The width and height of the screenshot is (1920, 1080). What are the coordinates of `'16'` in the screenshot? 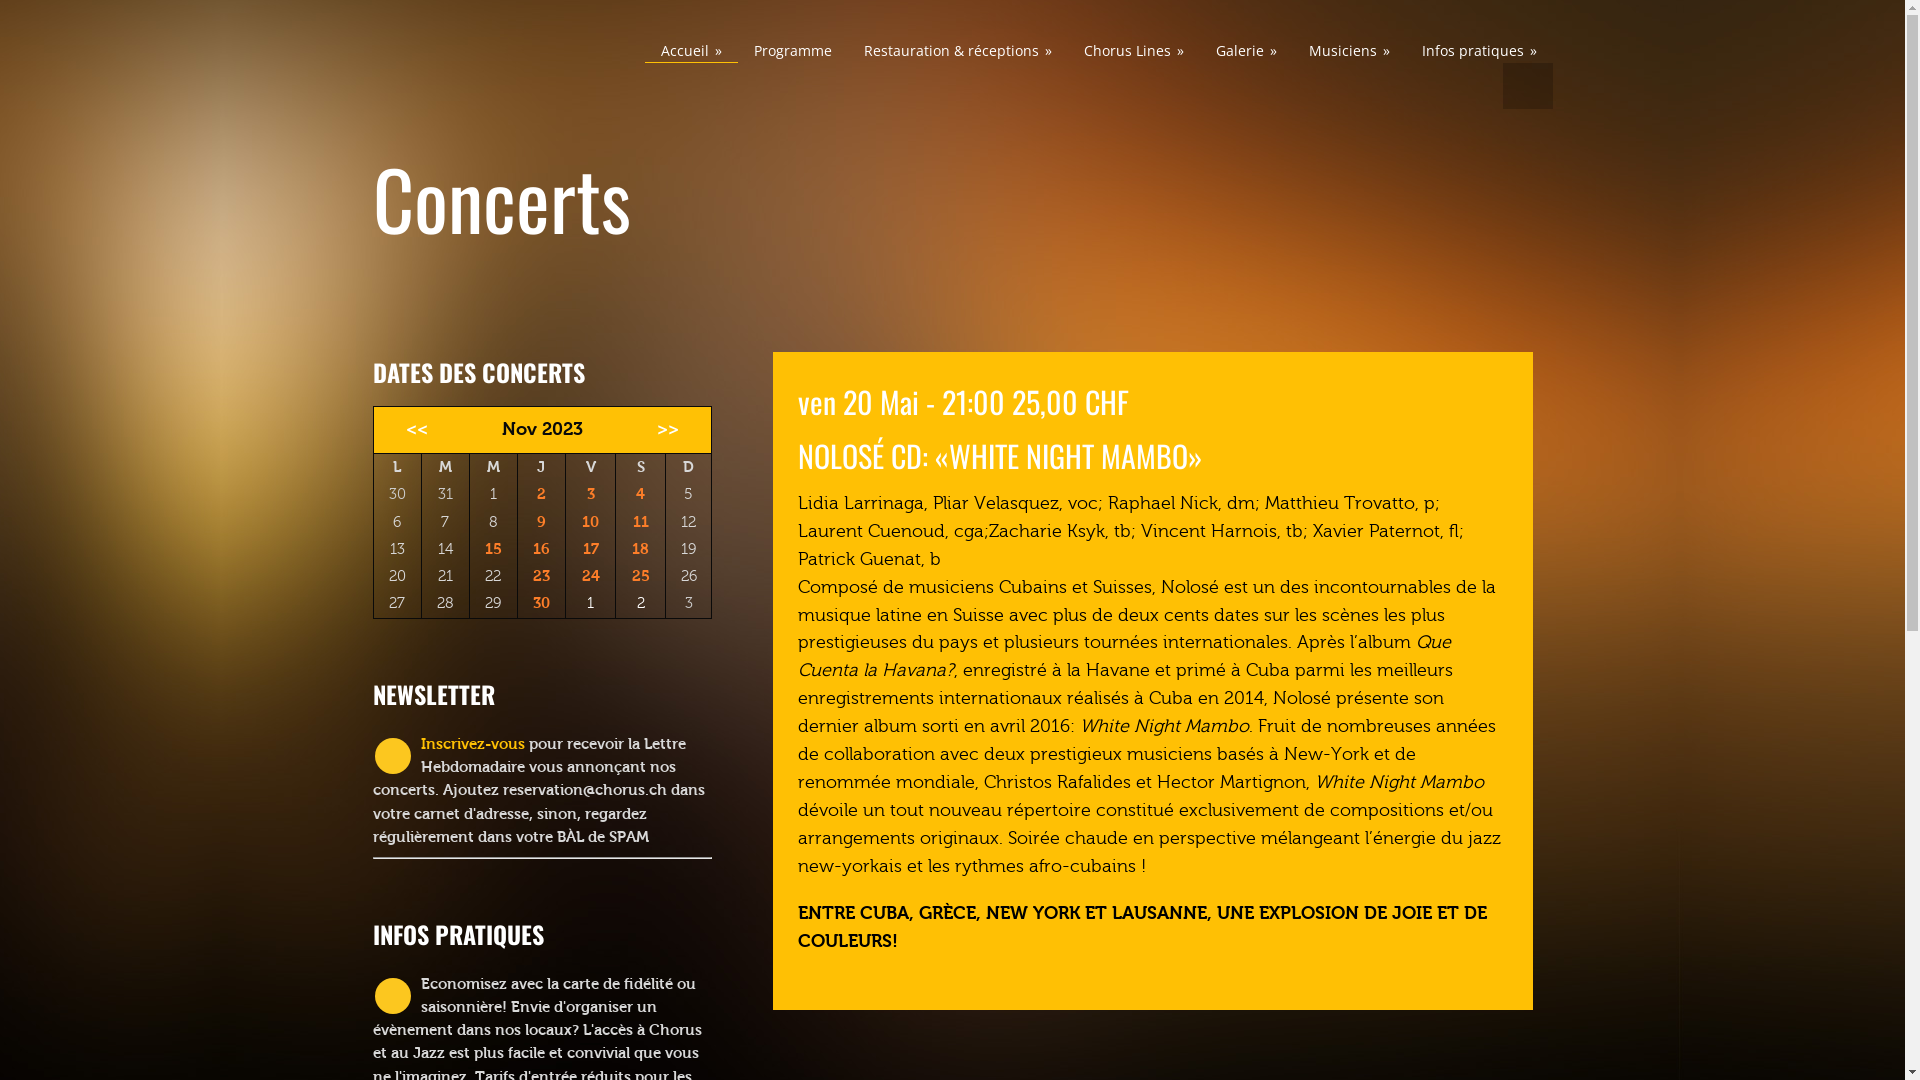 It's located at (541, 548).